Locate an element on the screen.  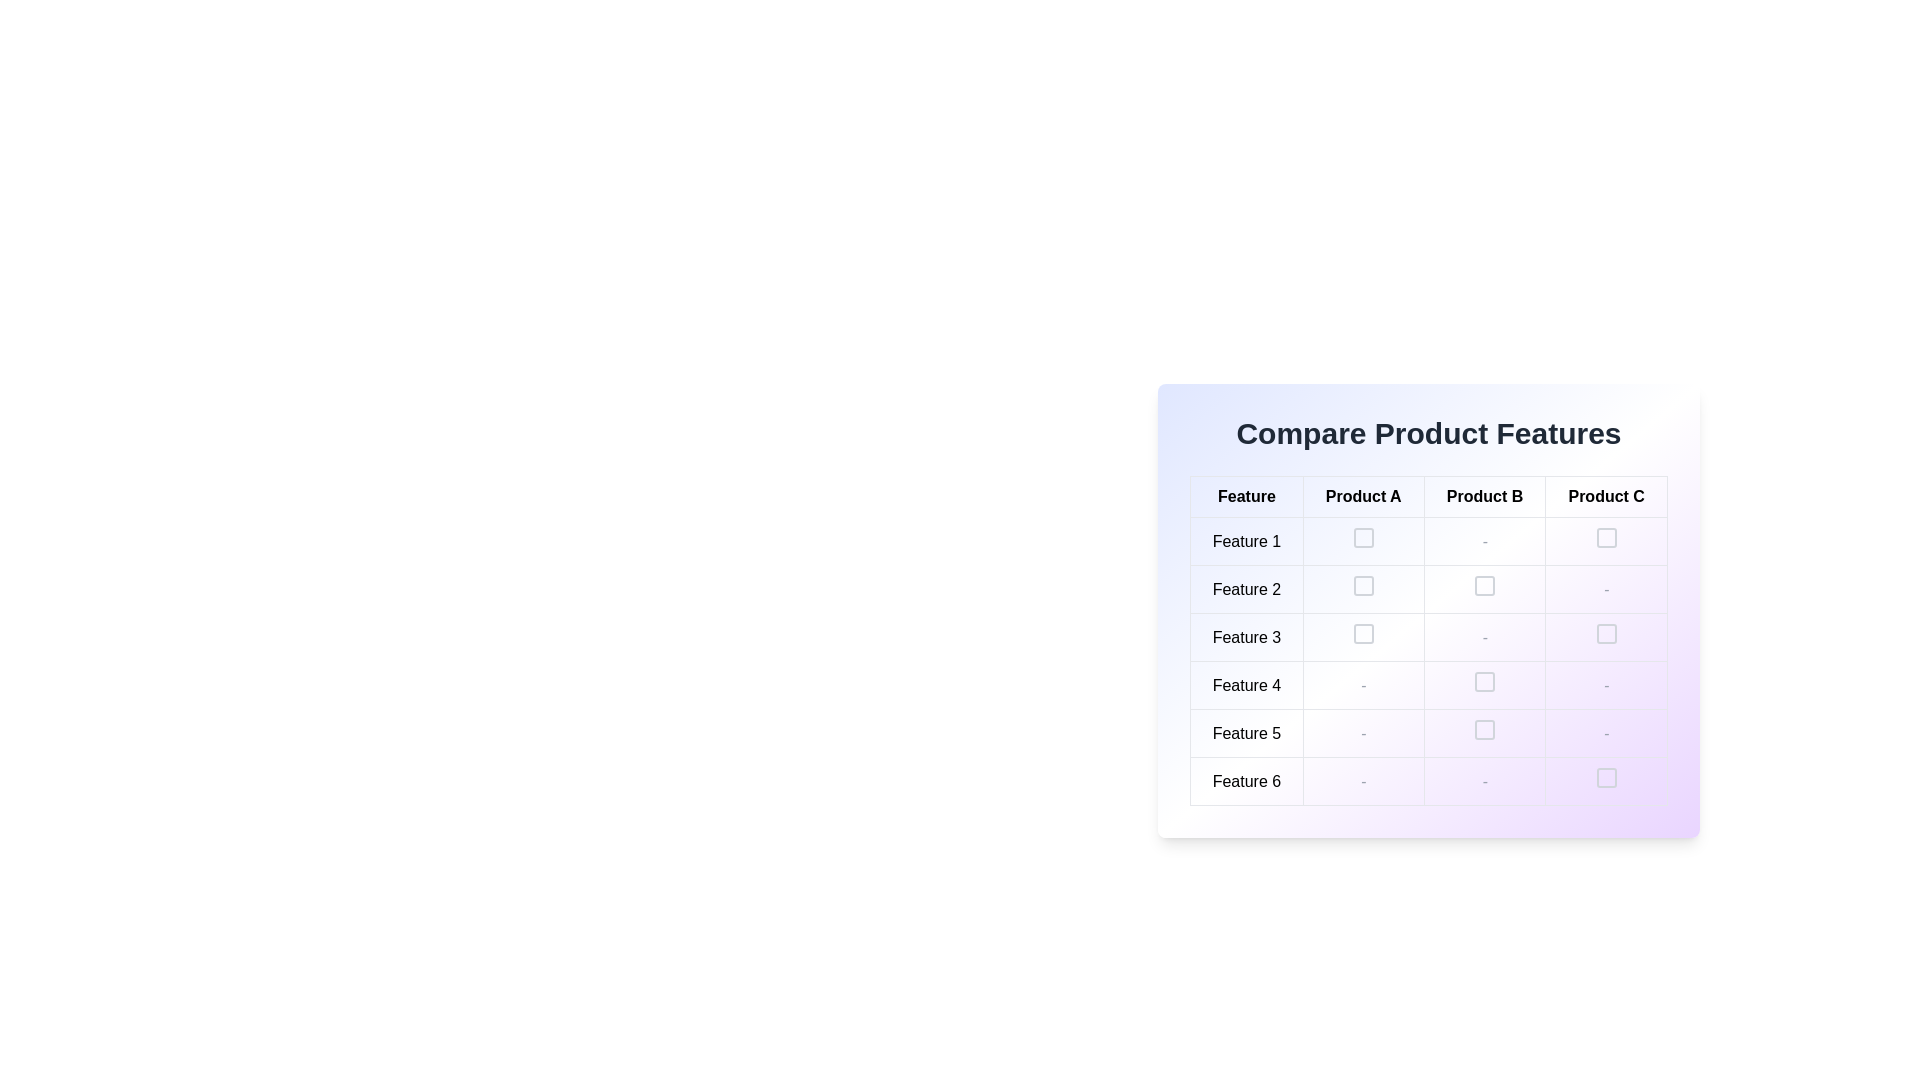
the selection checkbox located in the 'Feature 5' row and 'Product B' column of the table using tab navigation is located at coordinates (1485, 733).